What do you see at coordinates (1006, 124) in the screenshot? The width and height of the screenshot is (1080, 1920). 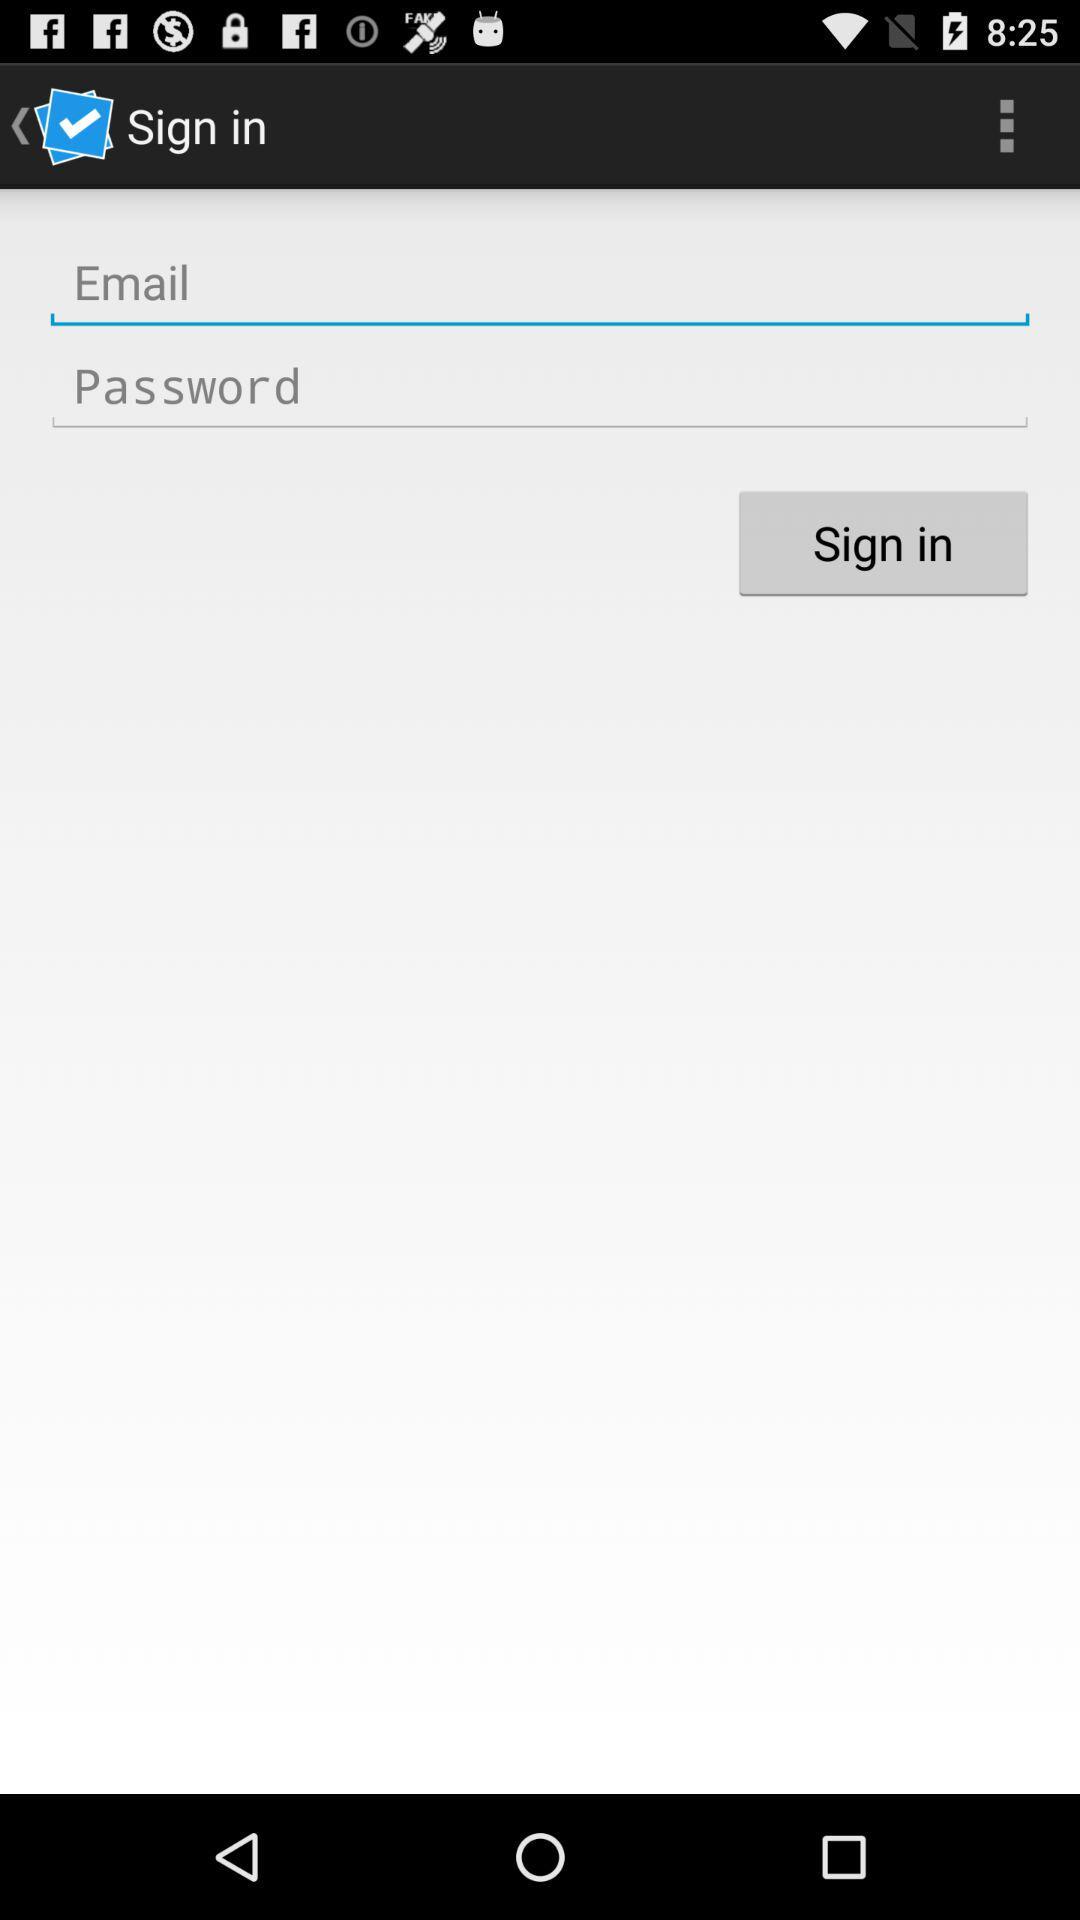 I see `item next to the sign in icon` at bounding box center [1006, 124].